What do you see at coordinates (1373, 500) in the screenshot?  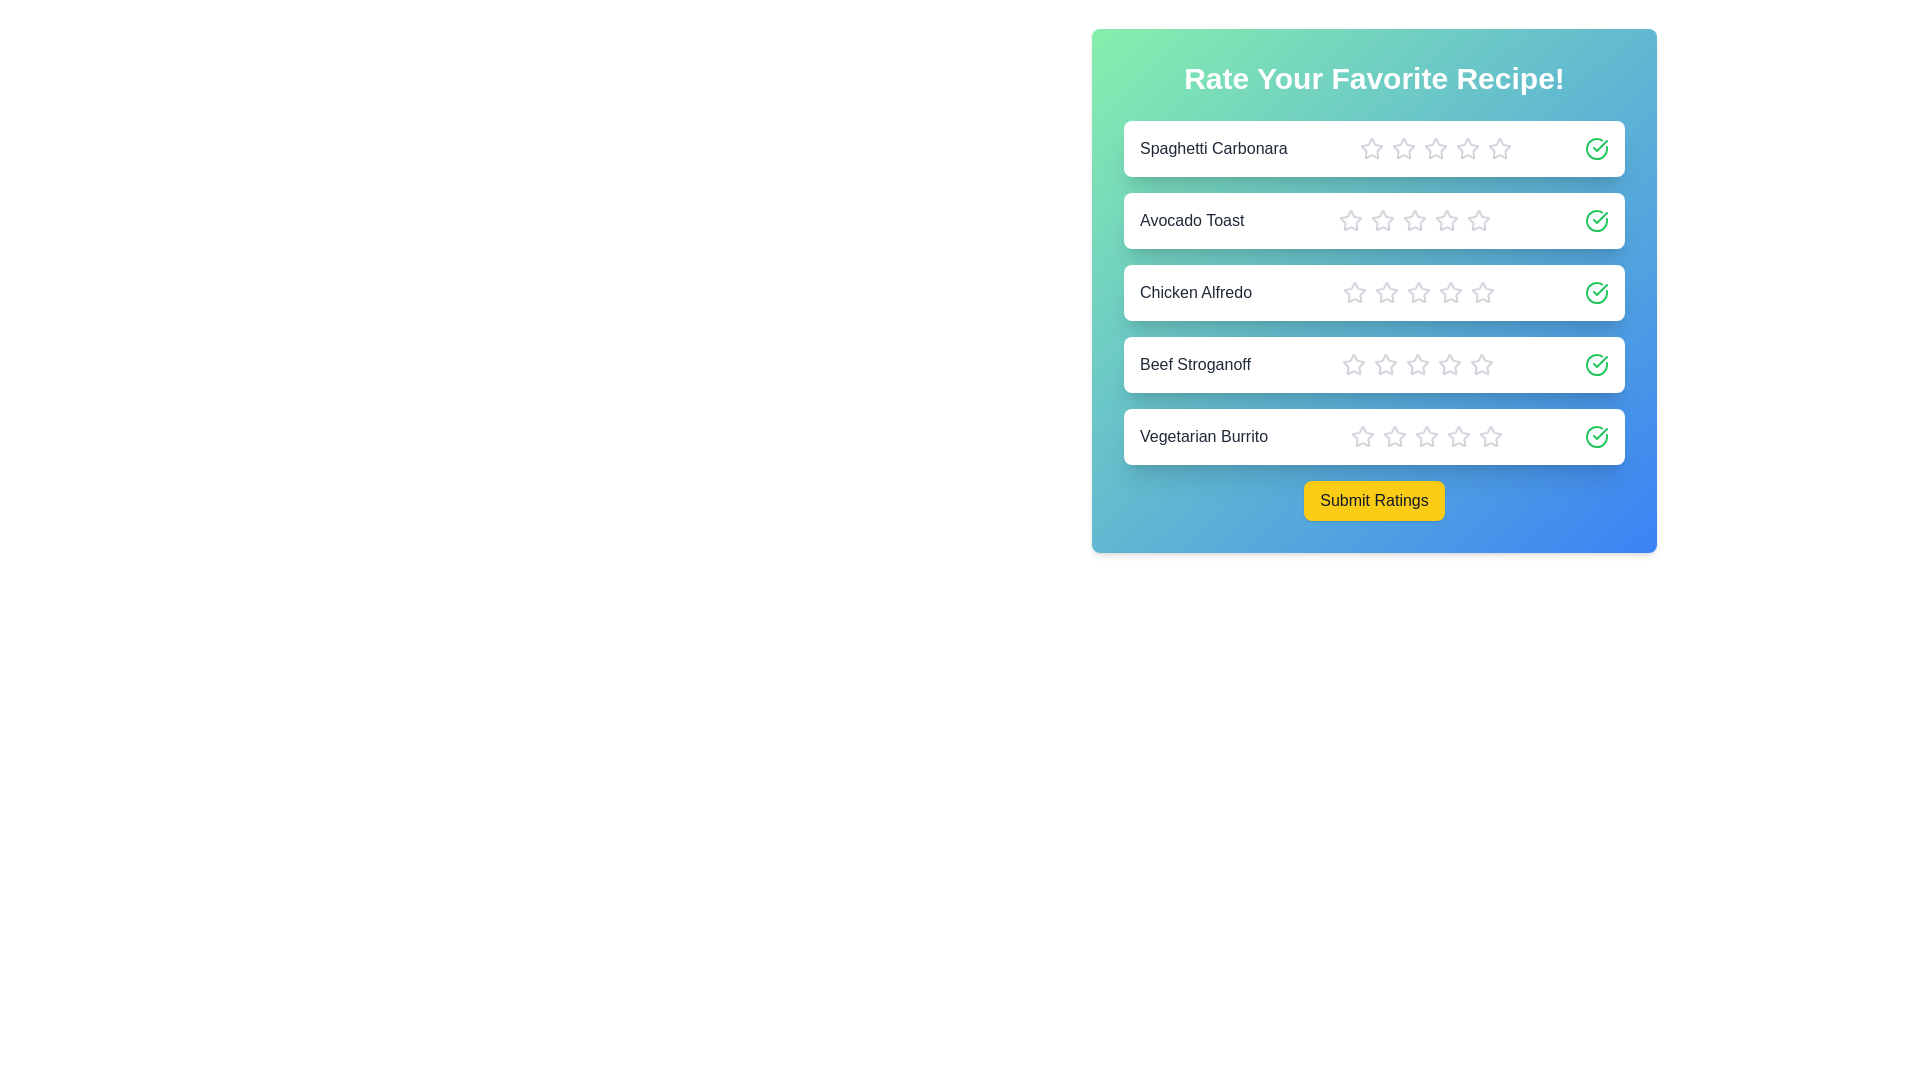 I see `'Submit Ratings' button to submit the ratings` at bounding box center [1373, 500].